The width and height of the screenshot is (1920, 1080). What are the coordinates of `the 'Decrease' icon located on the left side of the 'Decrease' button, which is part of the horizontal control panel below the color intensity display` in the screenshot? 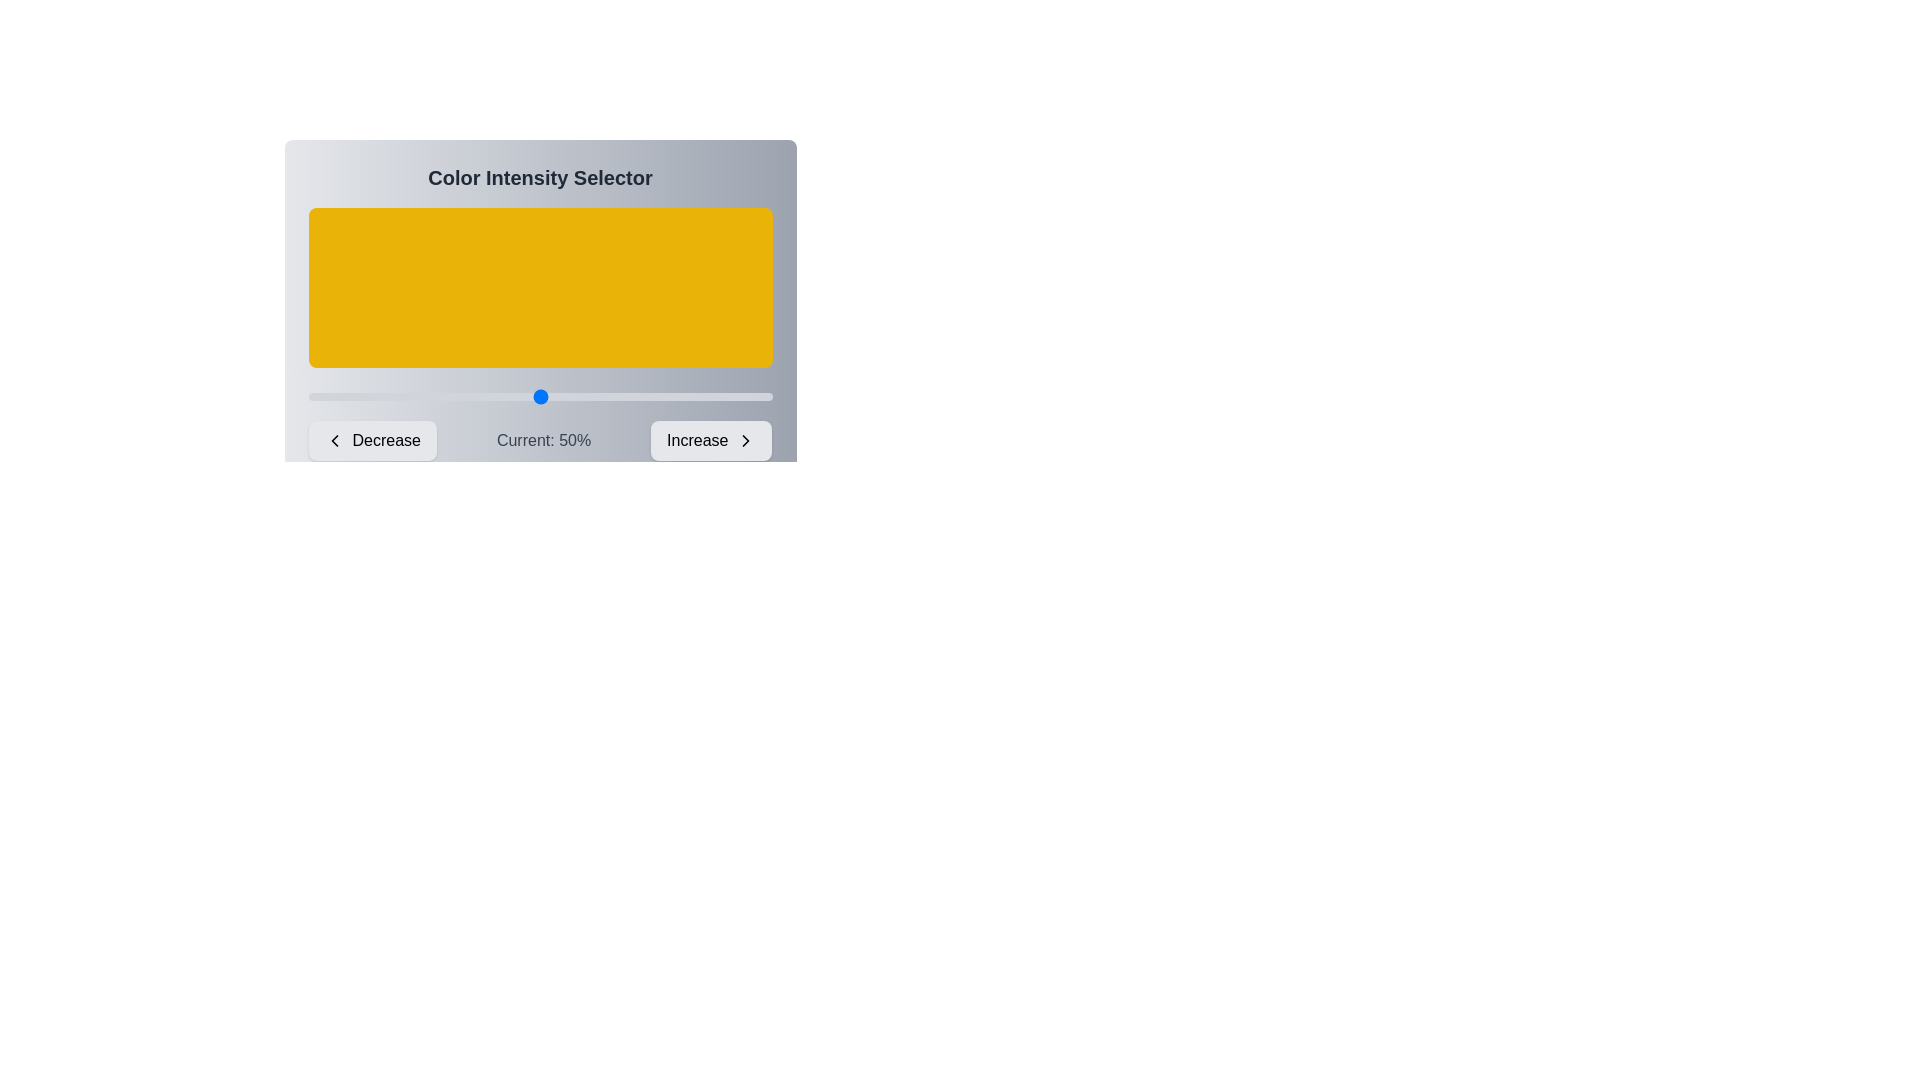 It's located at (334, 439).